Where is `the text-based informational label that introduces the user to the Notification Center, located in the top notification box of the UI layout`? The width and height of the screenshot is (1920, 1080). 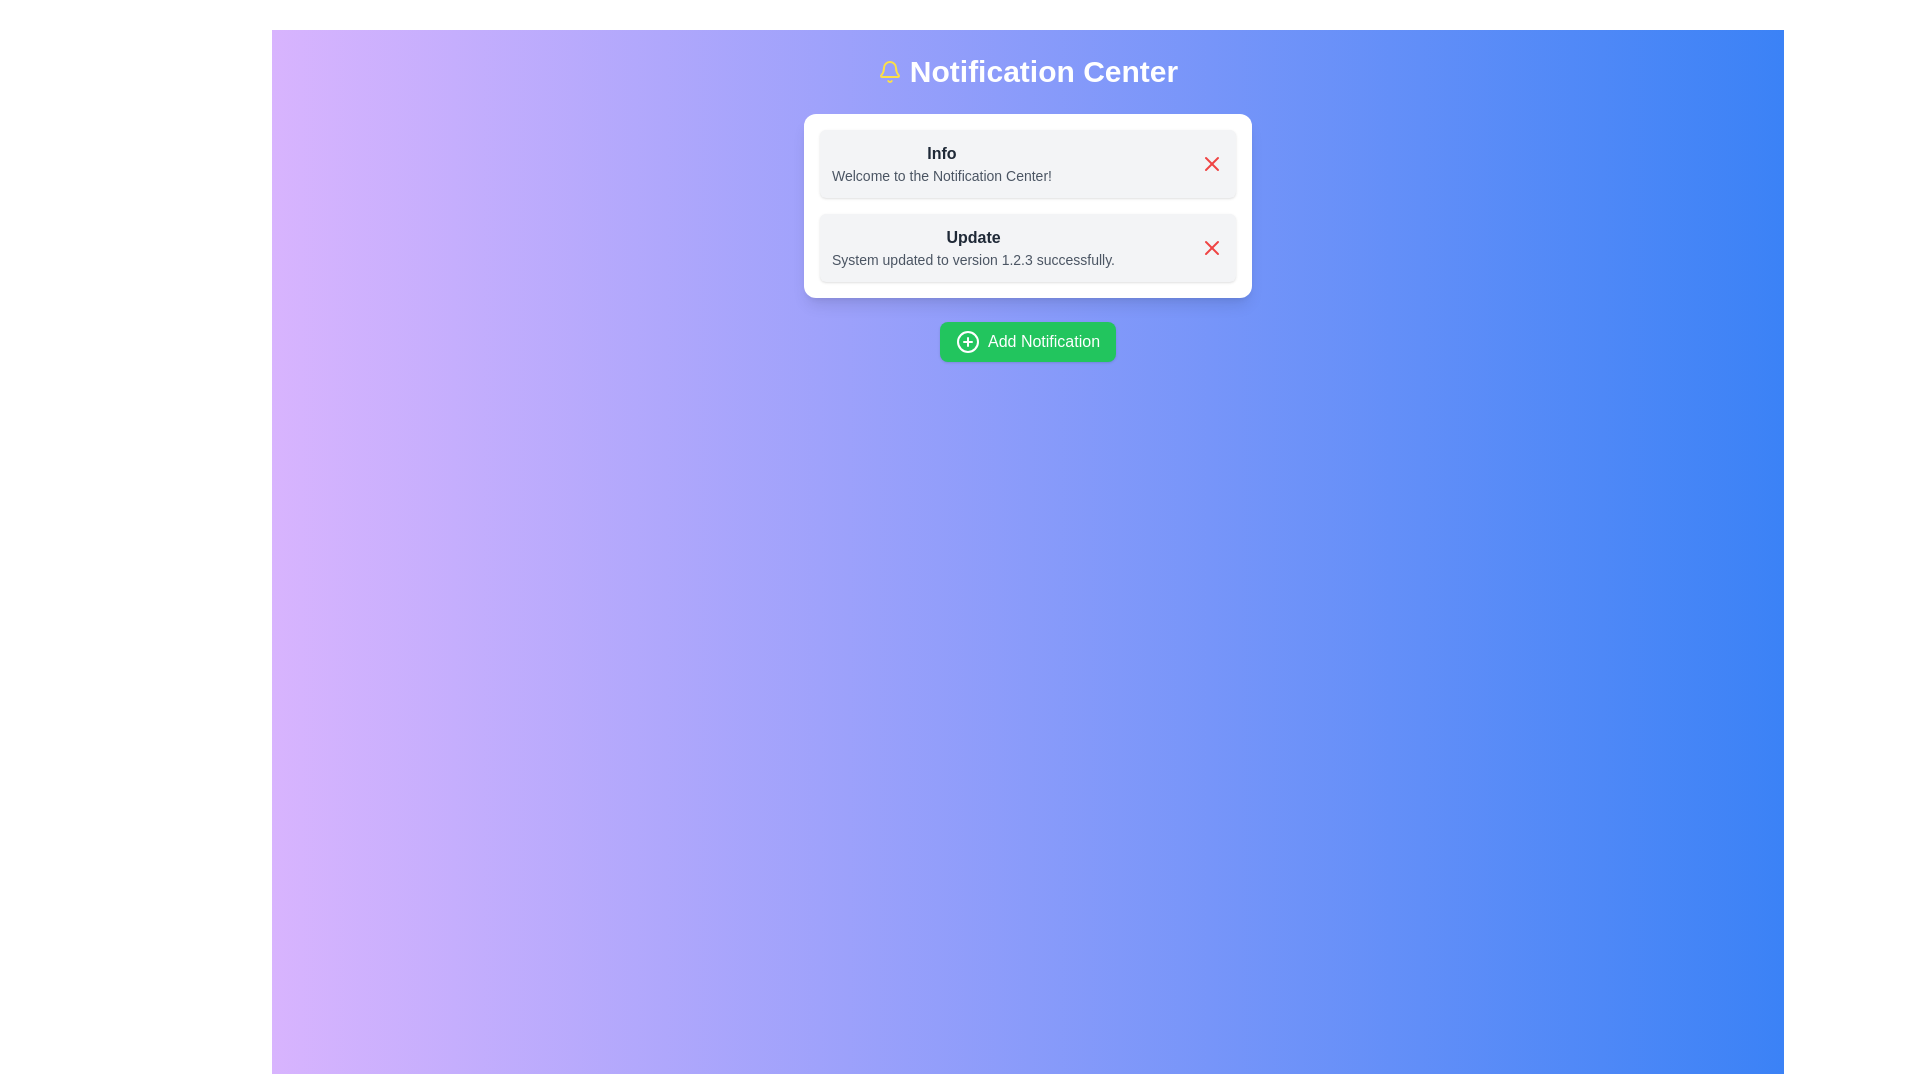 the text-based informational label that introduces the user to the Notification Center, located in the top notification box of the UI layout is located at coordinates (940, 163).